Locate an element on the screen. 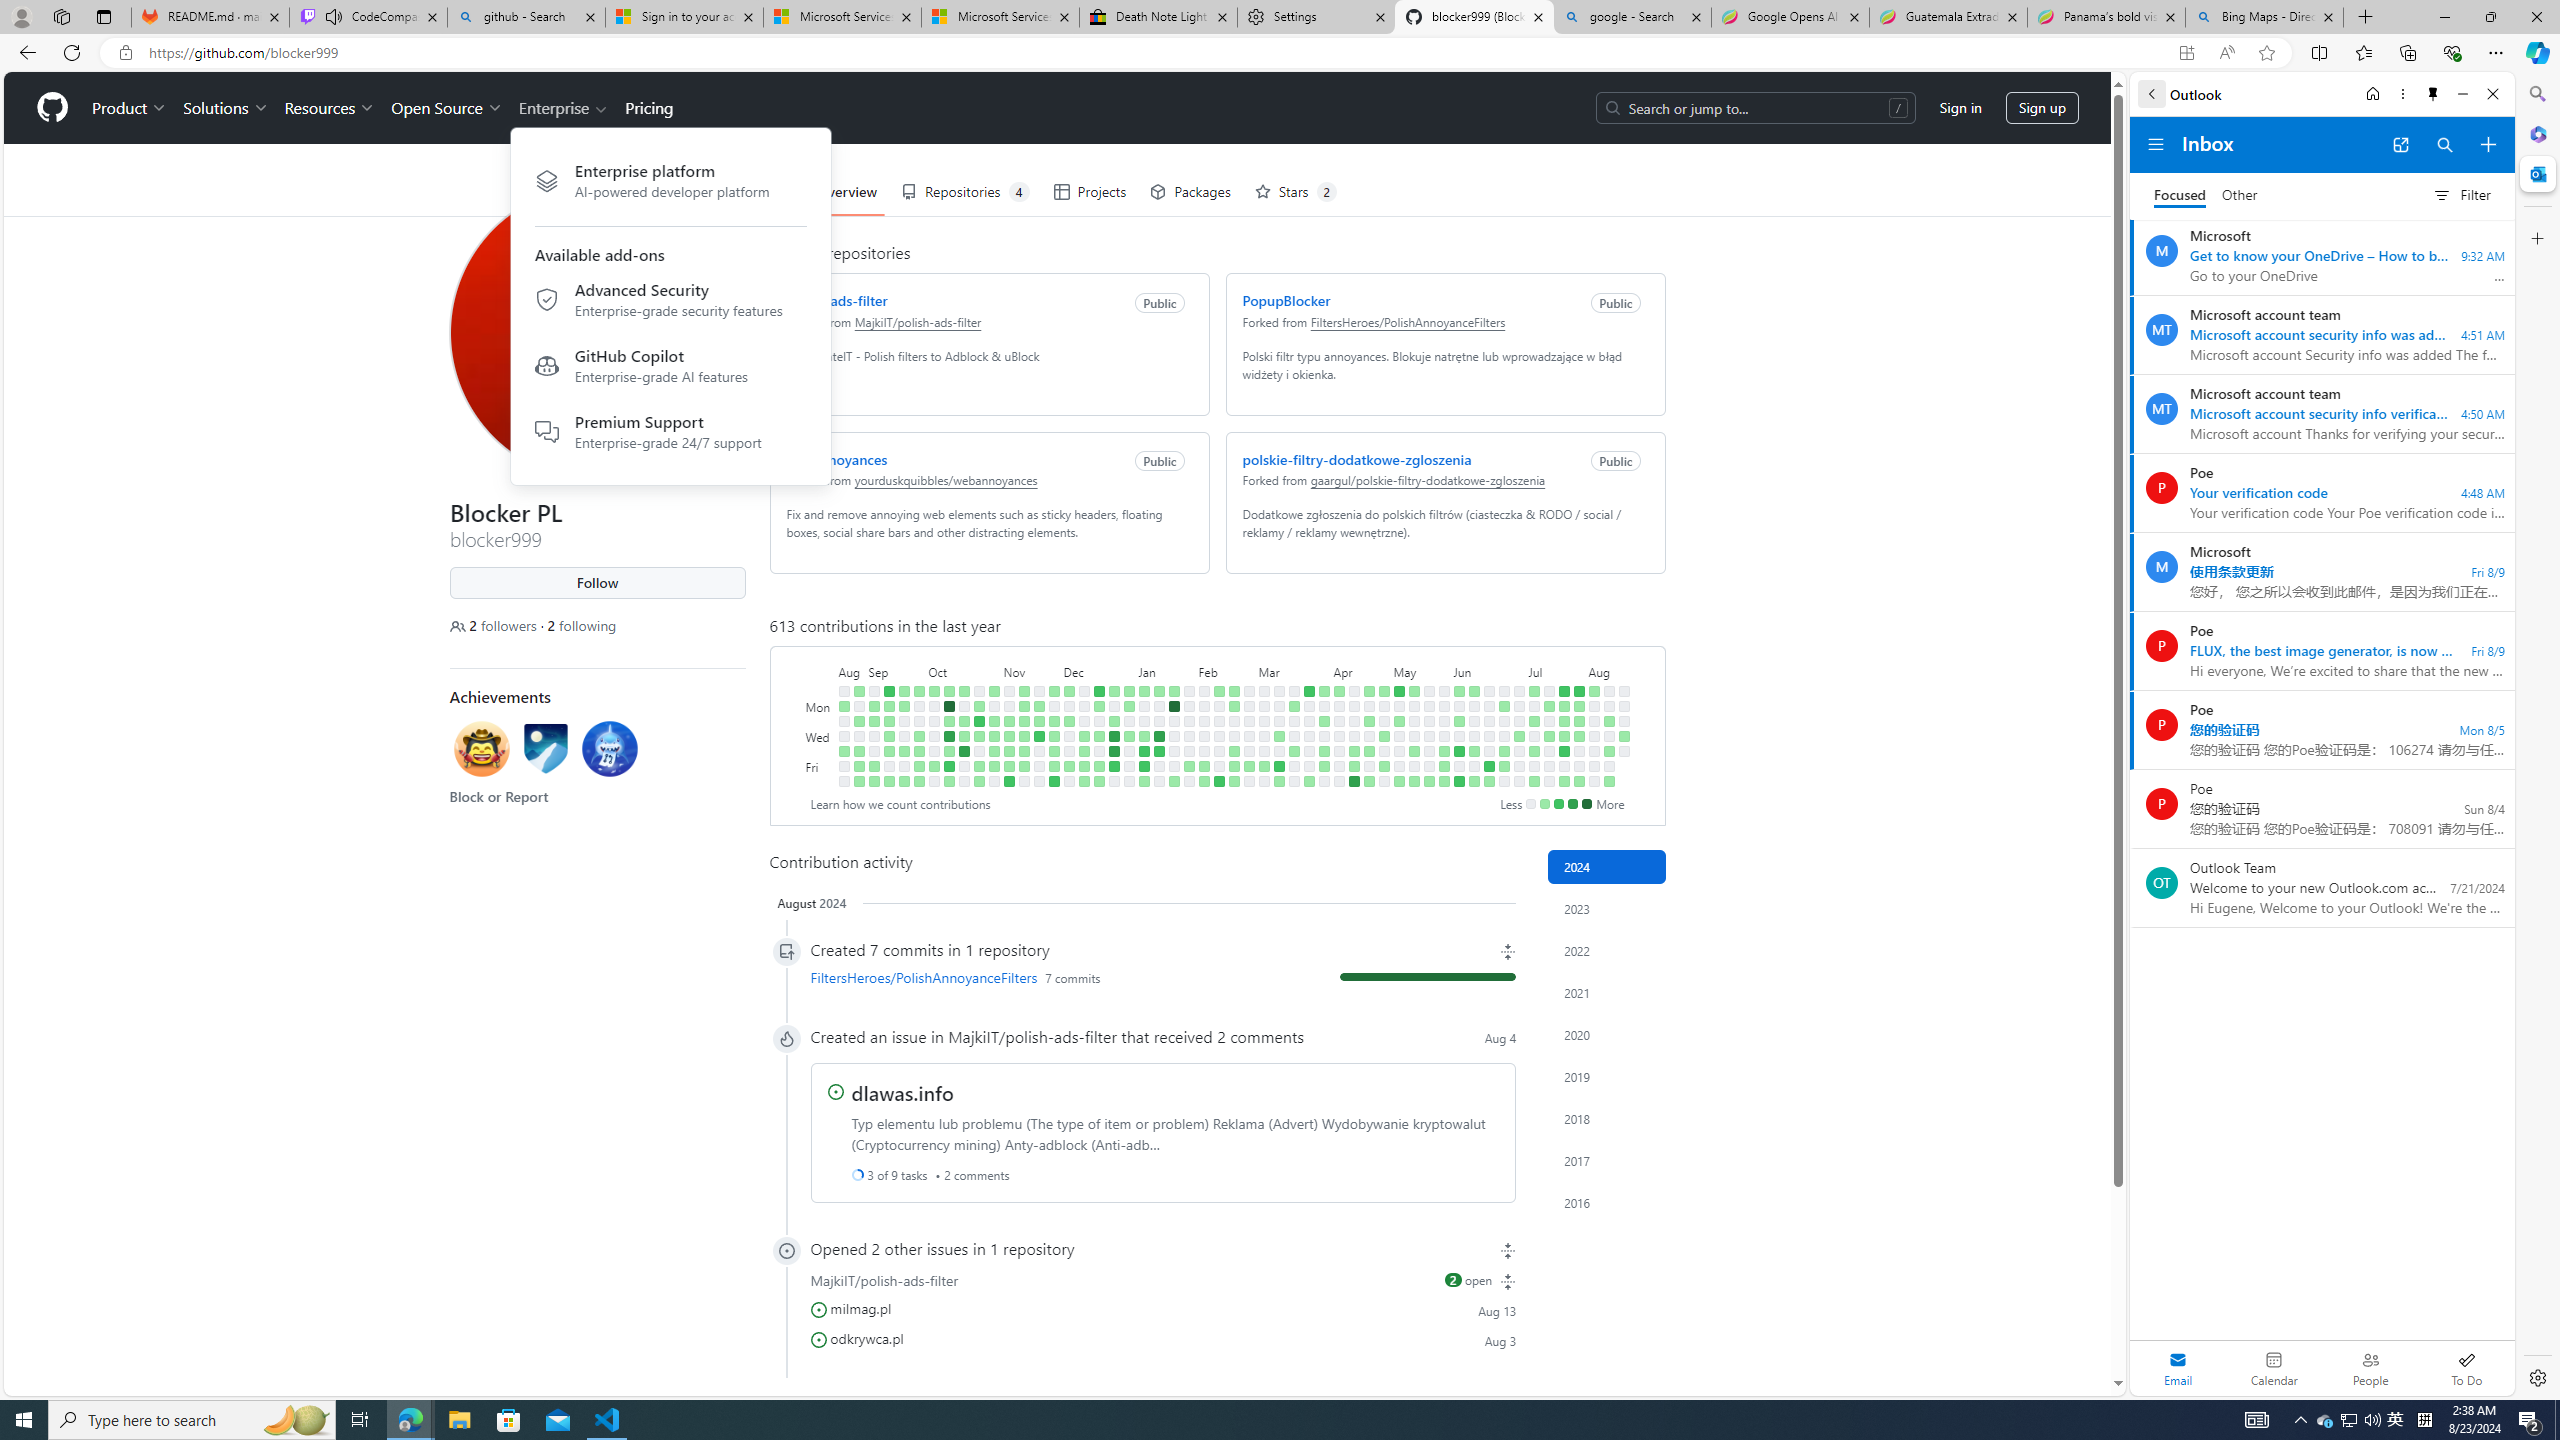 The image size is (2560, 1440). 'Achievement: Quickdraw' is located at coordinates (481, 750).